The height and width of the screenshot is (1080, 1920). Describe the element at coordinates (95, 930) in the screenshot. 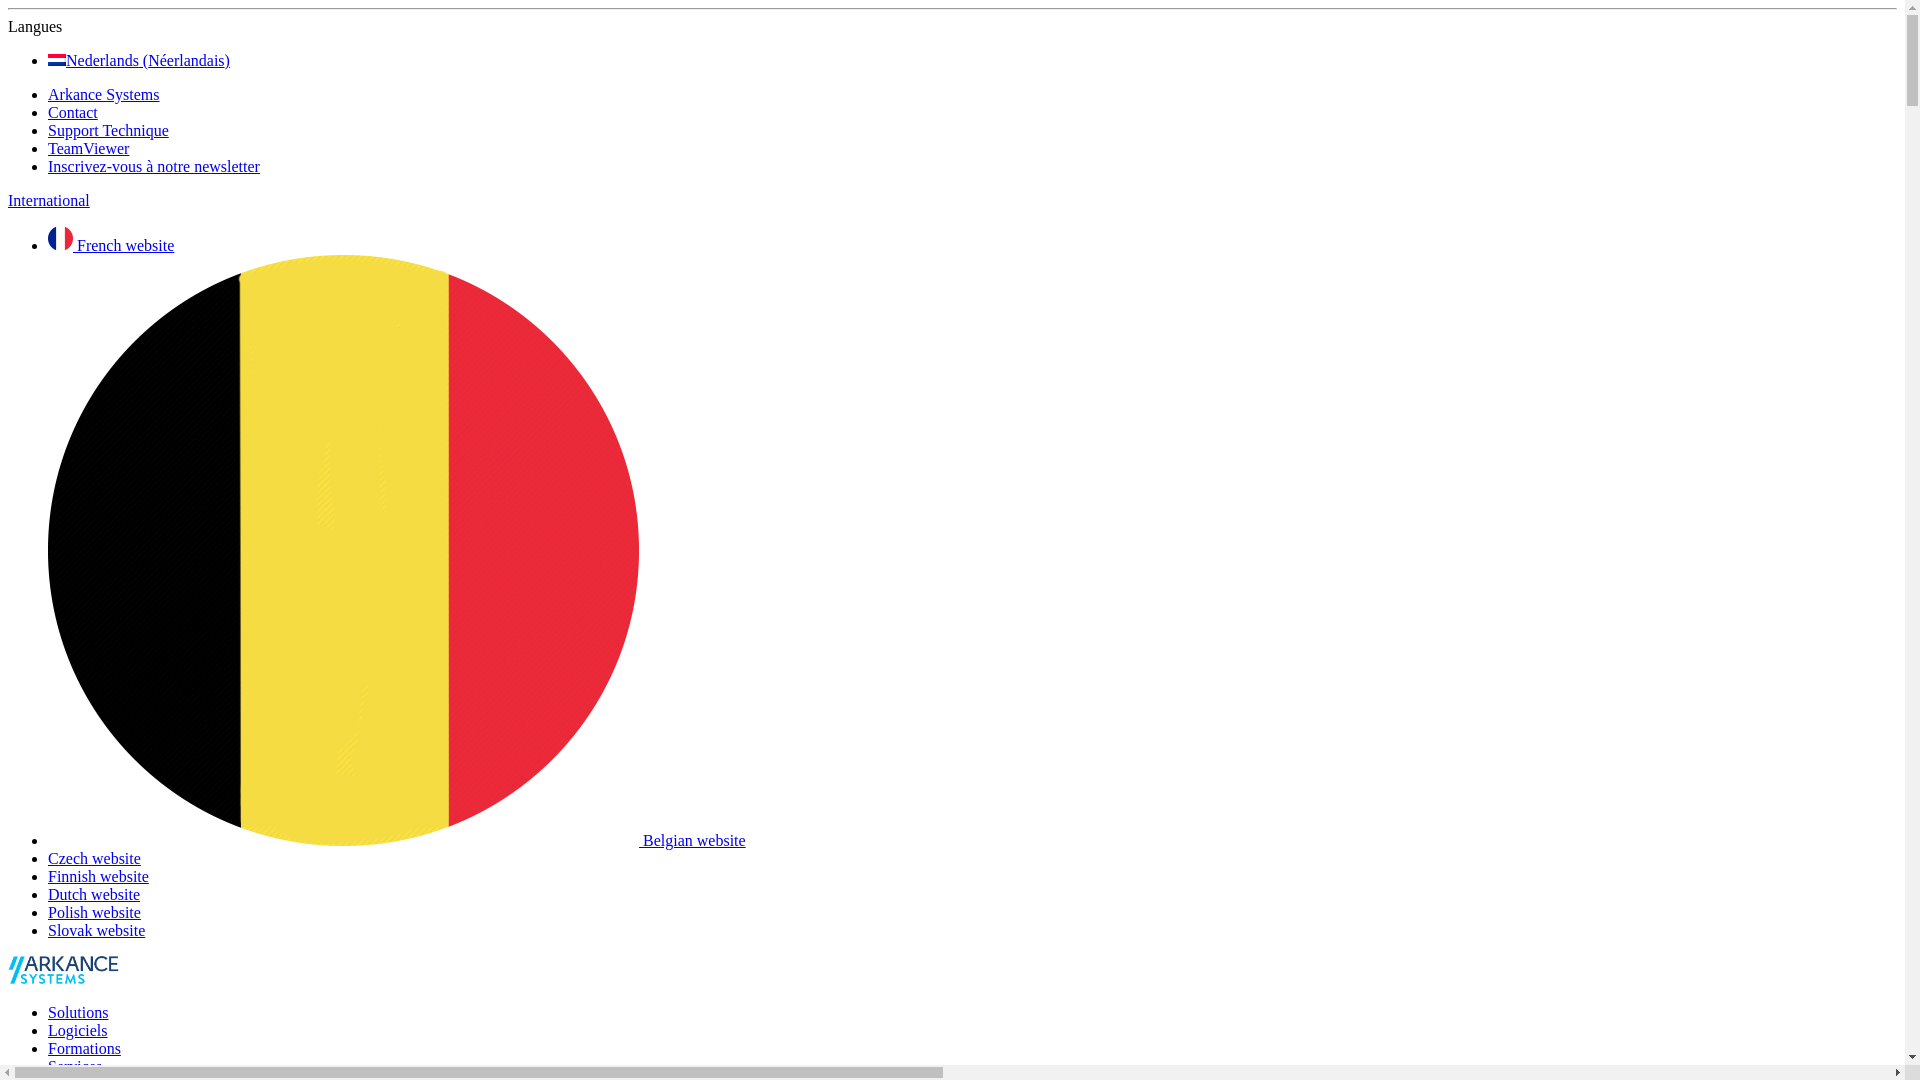

I see `'Slovak website'` at that location.